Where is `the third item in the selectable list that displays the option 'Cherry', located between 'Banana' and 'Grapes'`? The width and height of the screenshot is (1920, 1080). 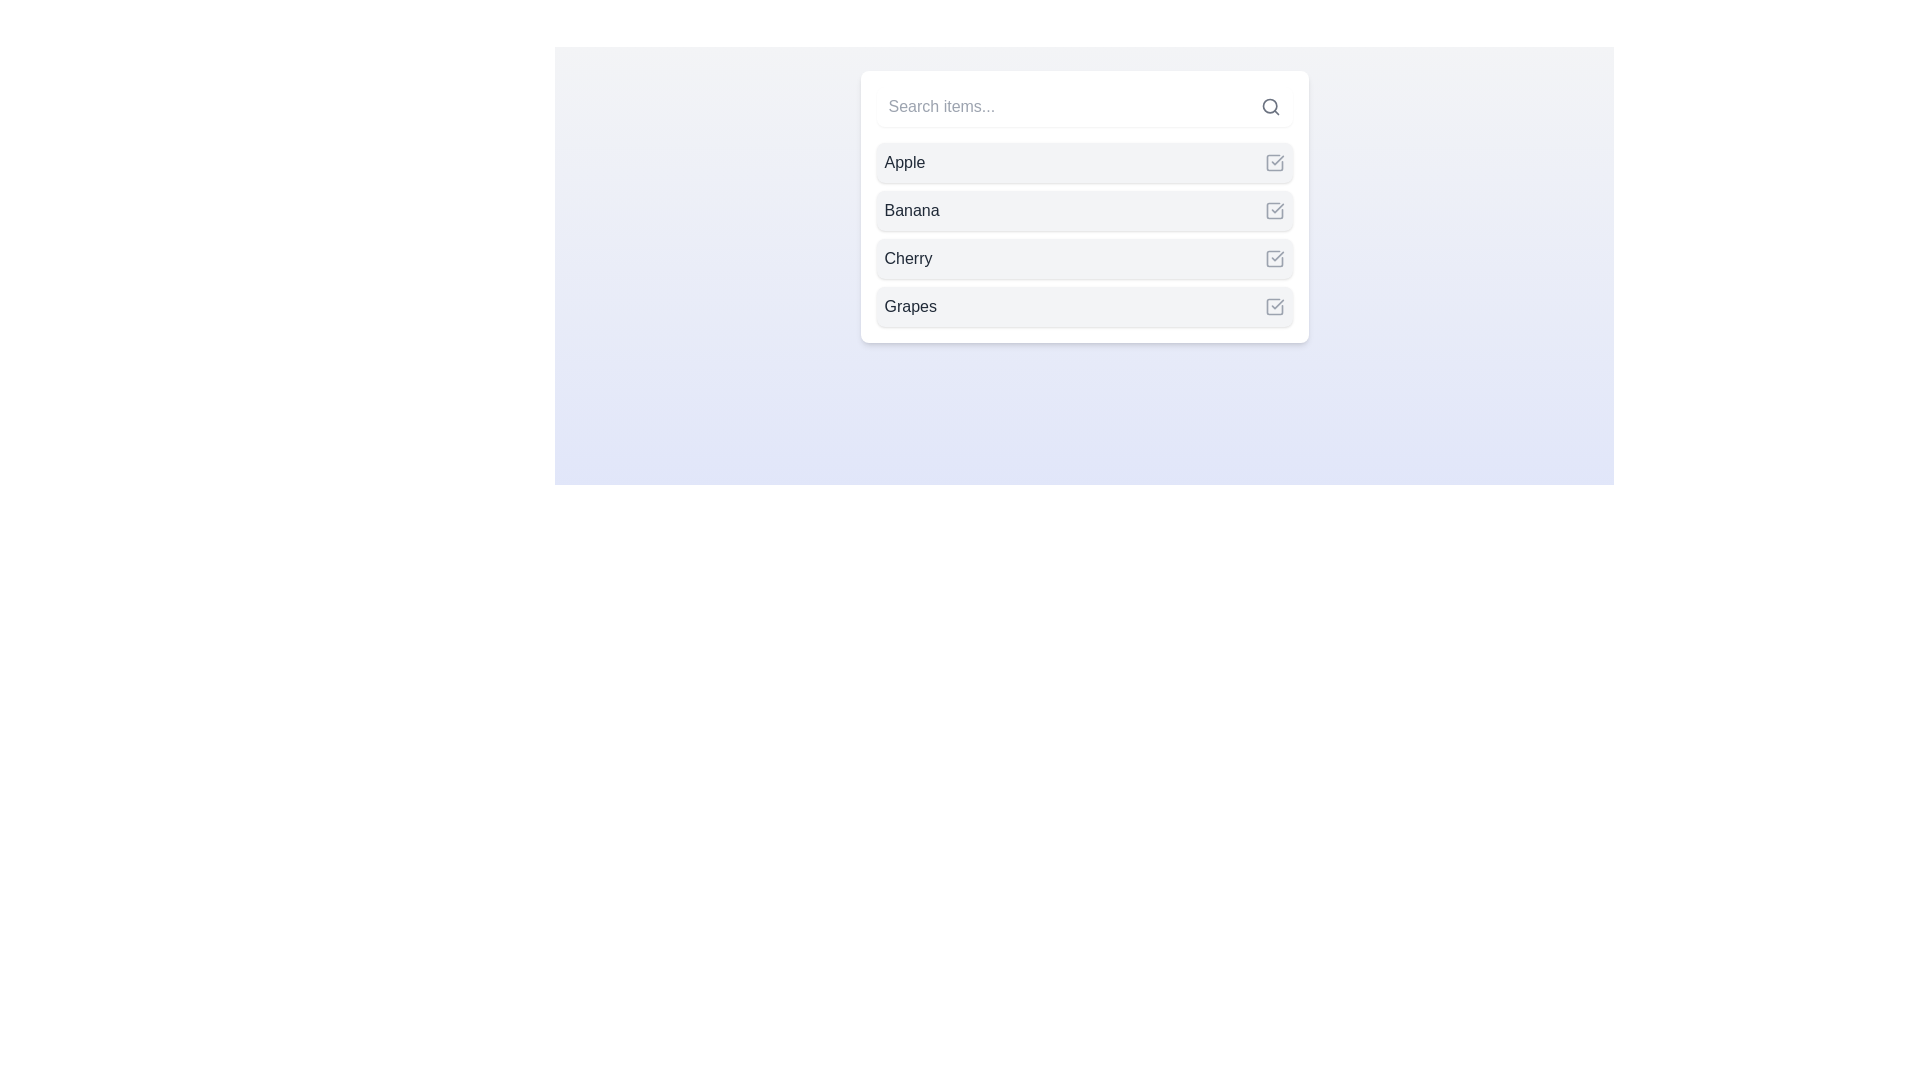
the third item in the selectable list that displays the option 'Cherry', located between 'Banana' and 'Grapes' is located at coordinates (1083, 234).